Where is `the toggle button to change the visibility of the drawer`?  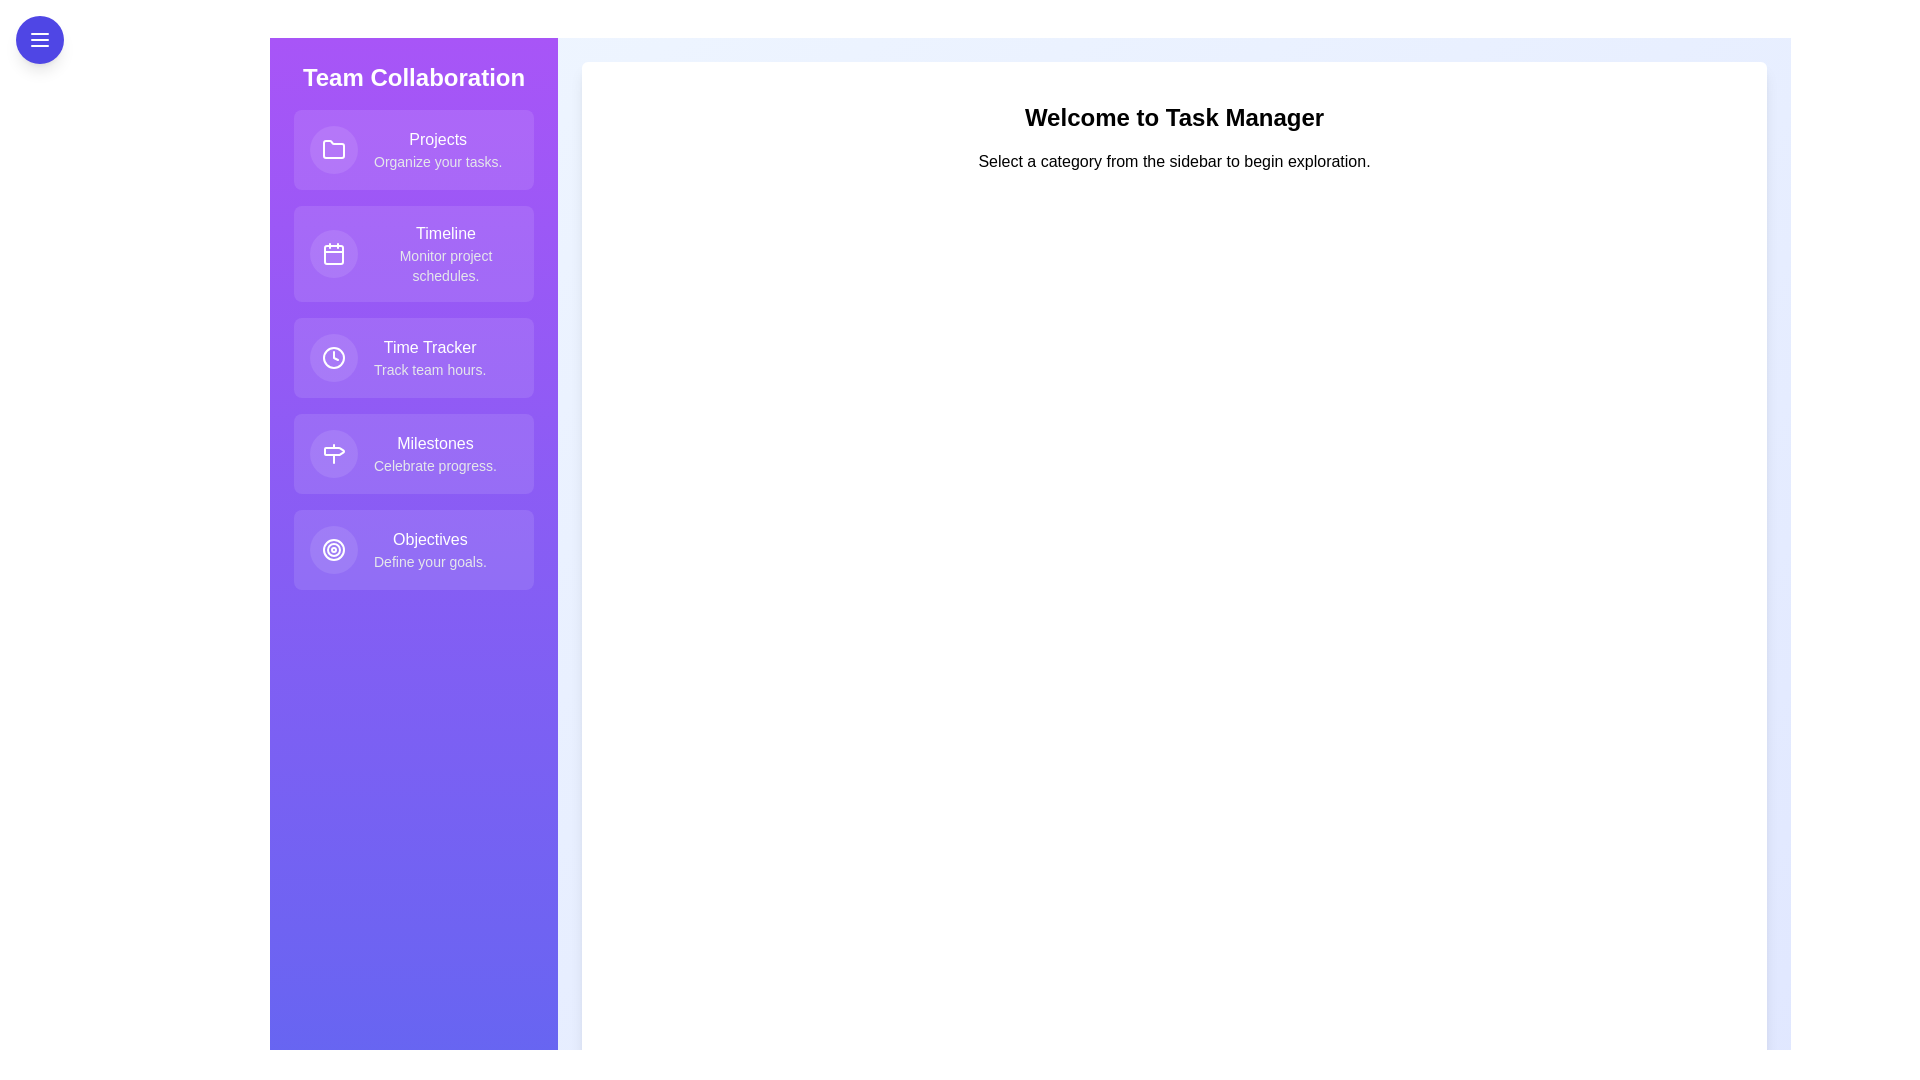 the toggle button to change the visibility of the drawer is located at coordinates (39, 39).